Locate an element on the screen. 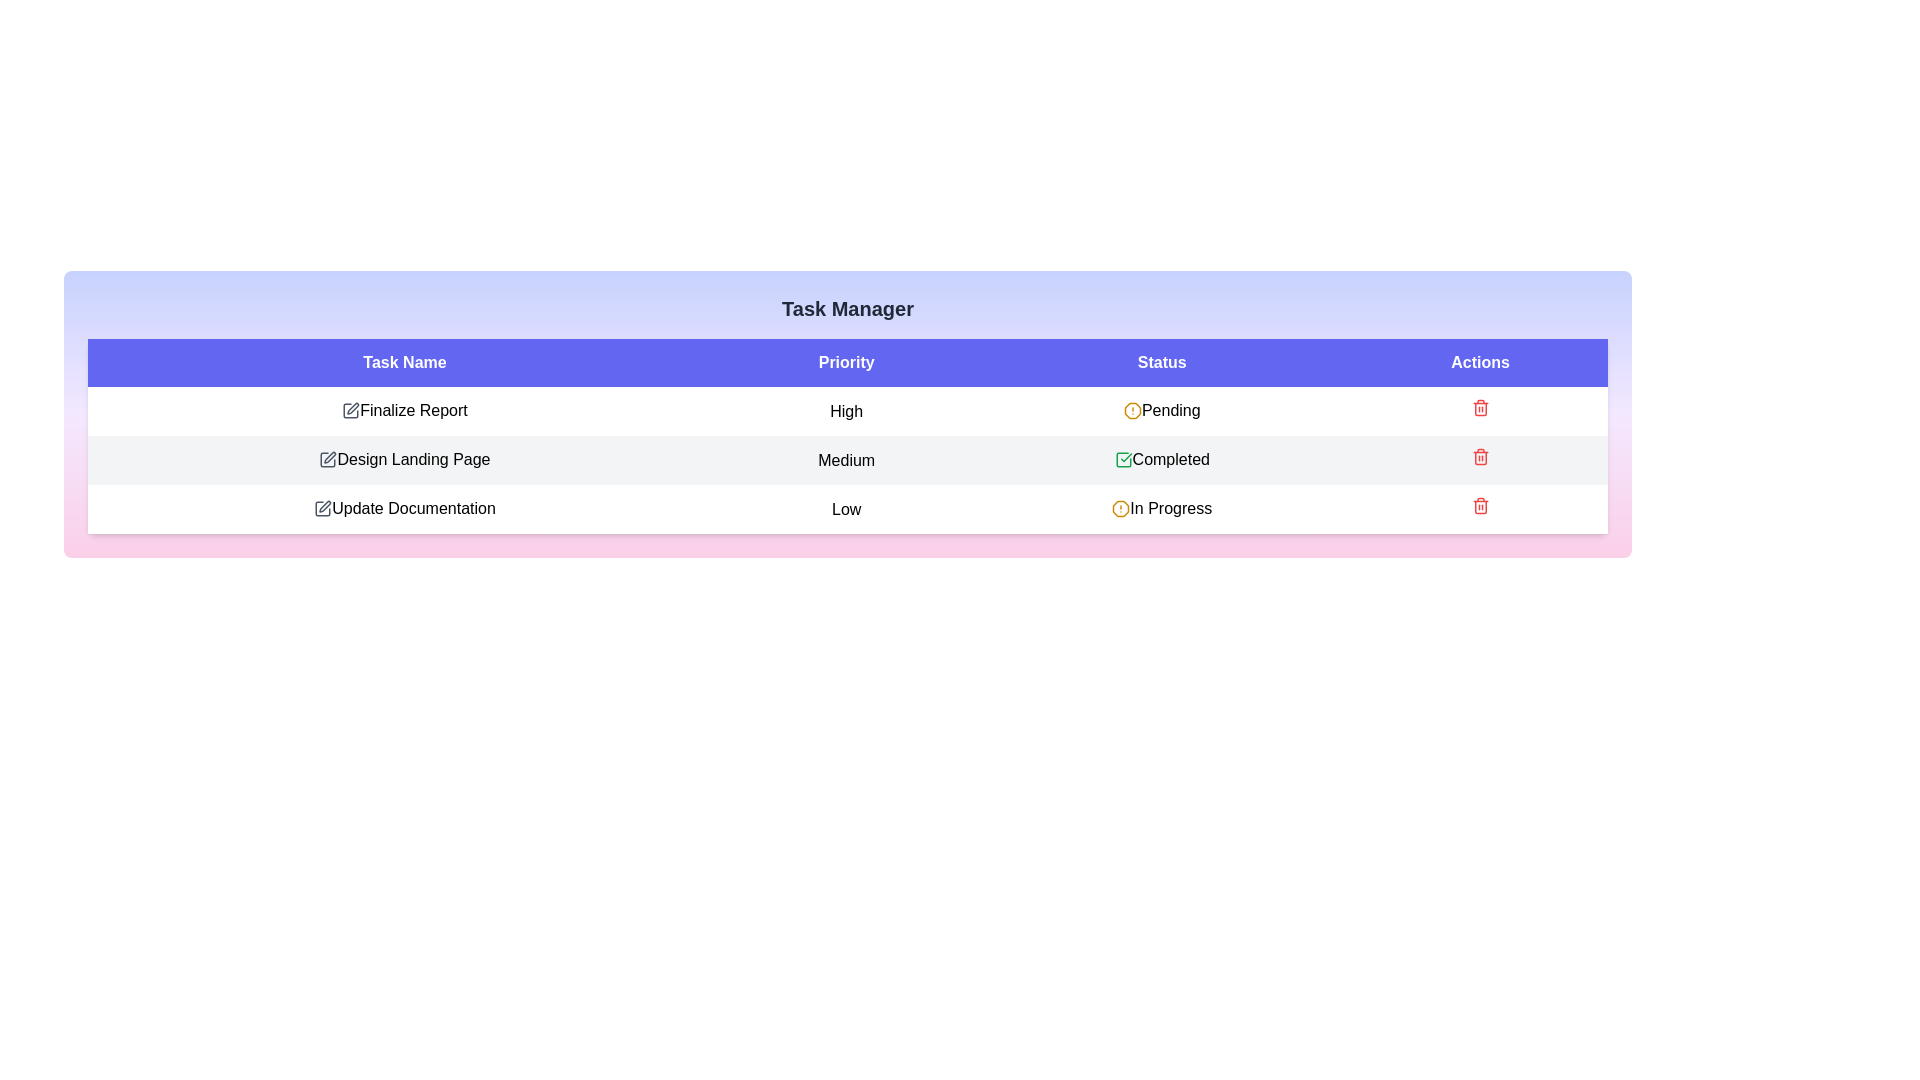  the edit icon for the task named Update Documentation is located at coordinates (322, 508).